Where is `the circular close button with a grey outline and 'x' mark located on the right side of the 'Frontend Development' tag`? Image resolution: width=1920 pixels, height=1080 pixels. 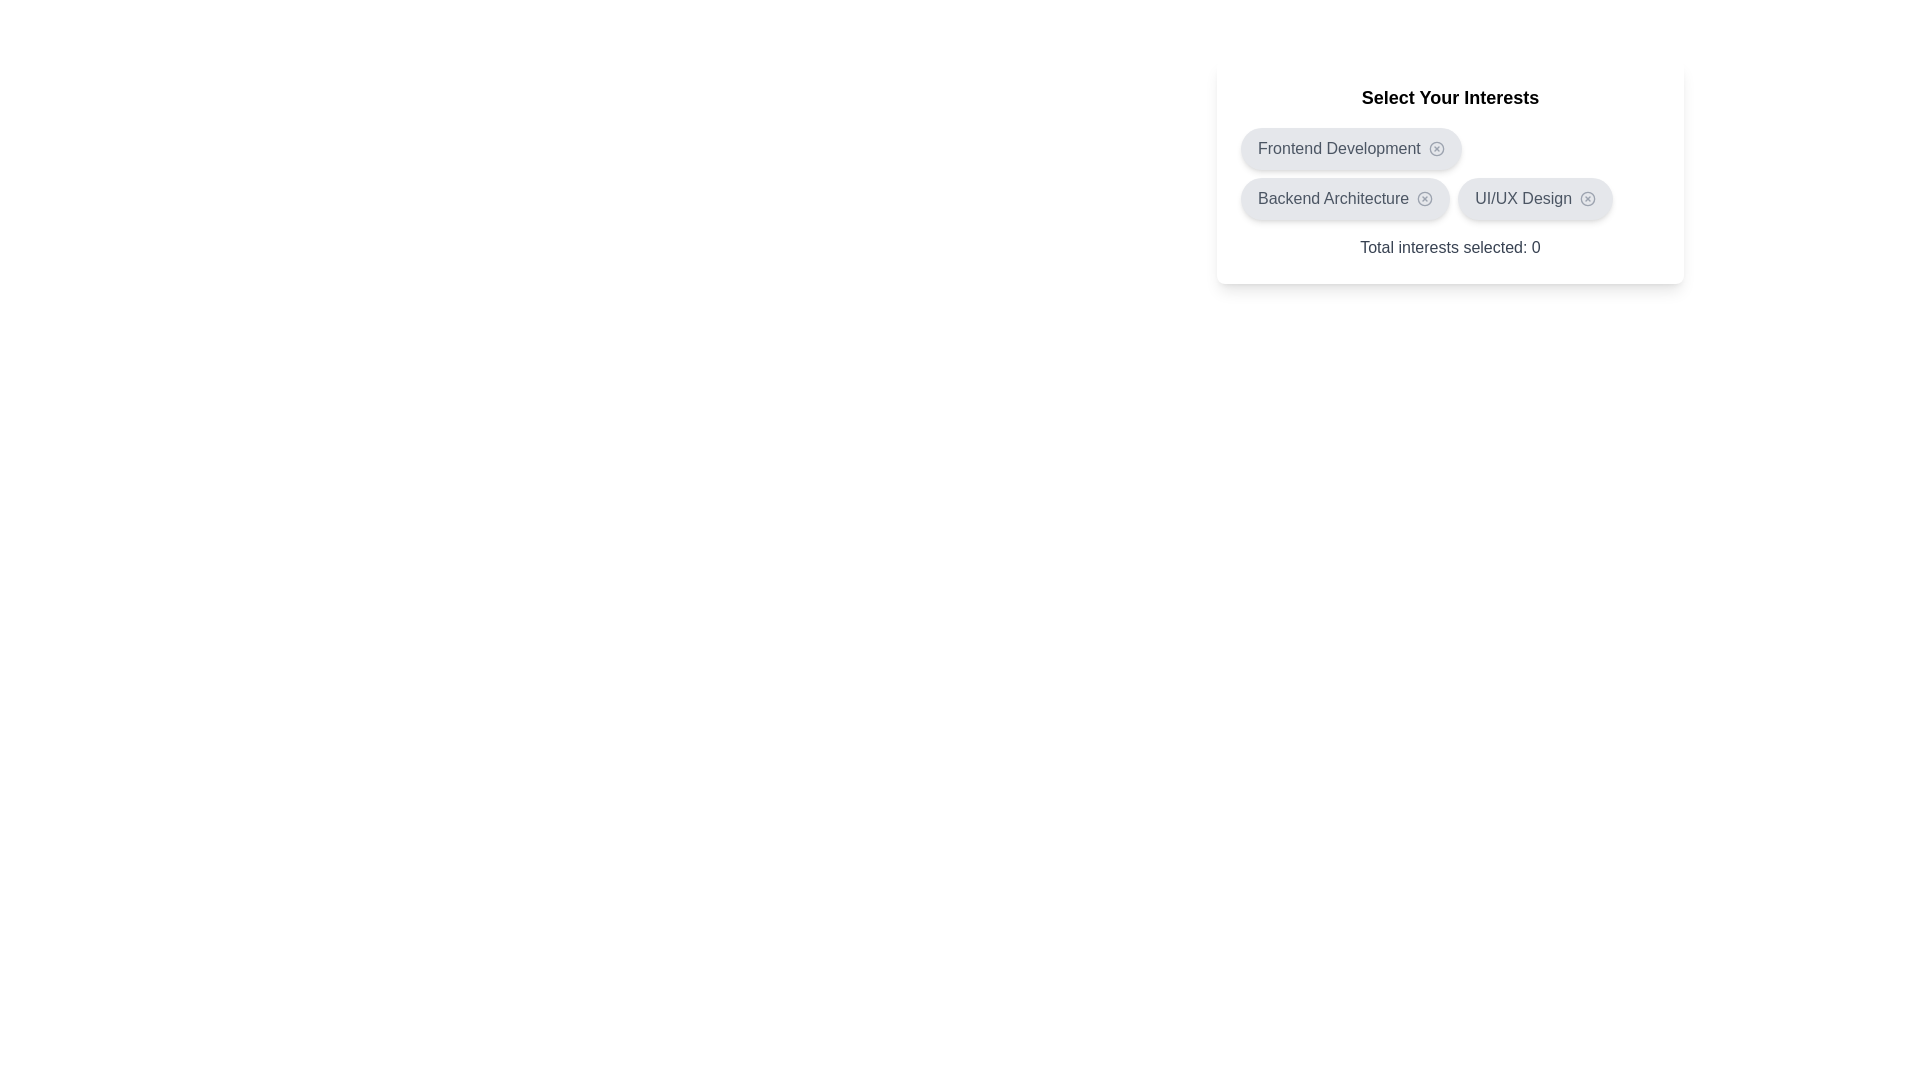 the circular close button with a grey outline and 'x' mark located on the right side of the 'Frontend Development' tag is located at coordinates (1435, 148).